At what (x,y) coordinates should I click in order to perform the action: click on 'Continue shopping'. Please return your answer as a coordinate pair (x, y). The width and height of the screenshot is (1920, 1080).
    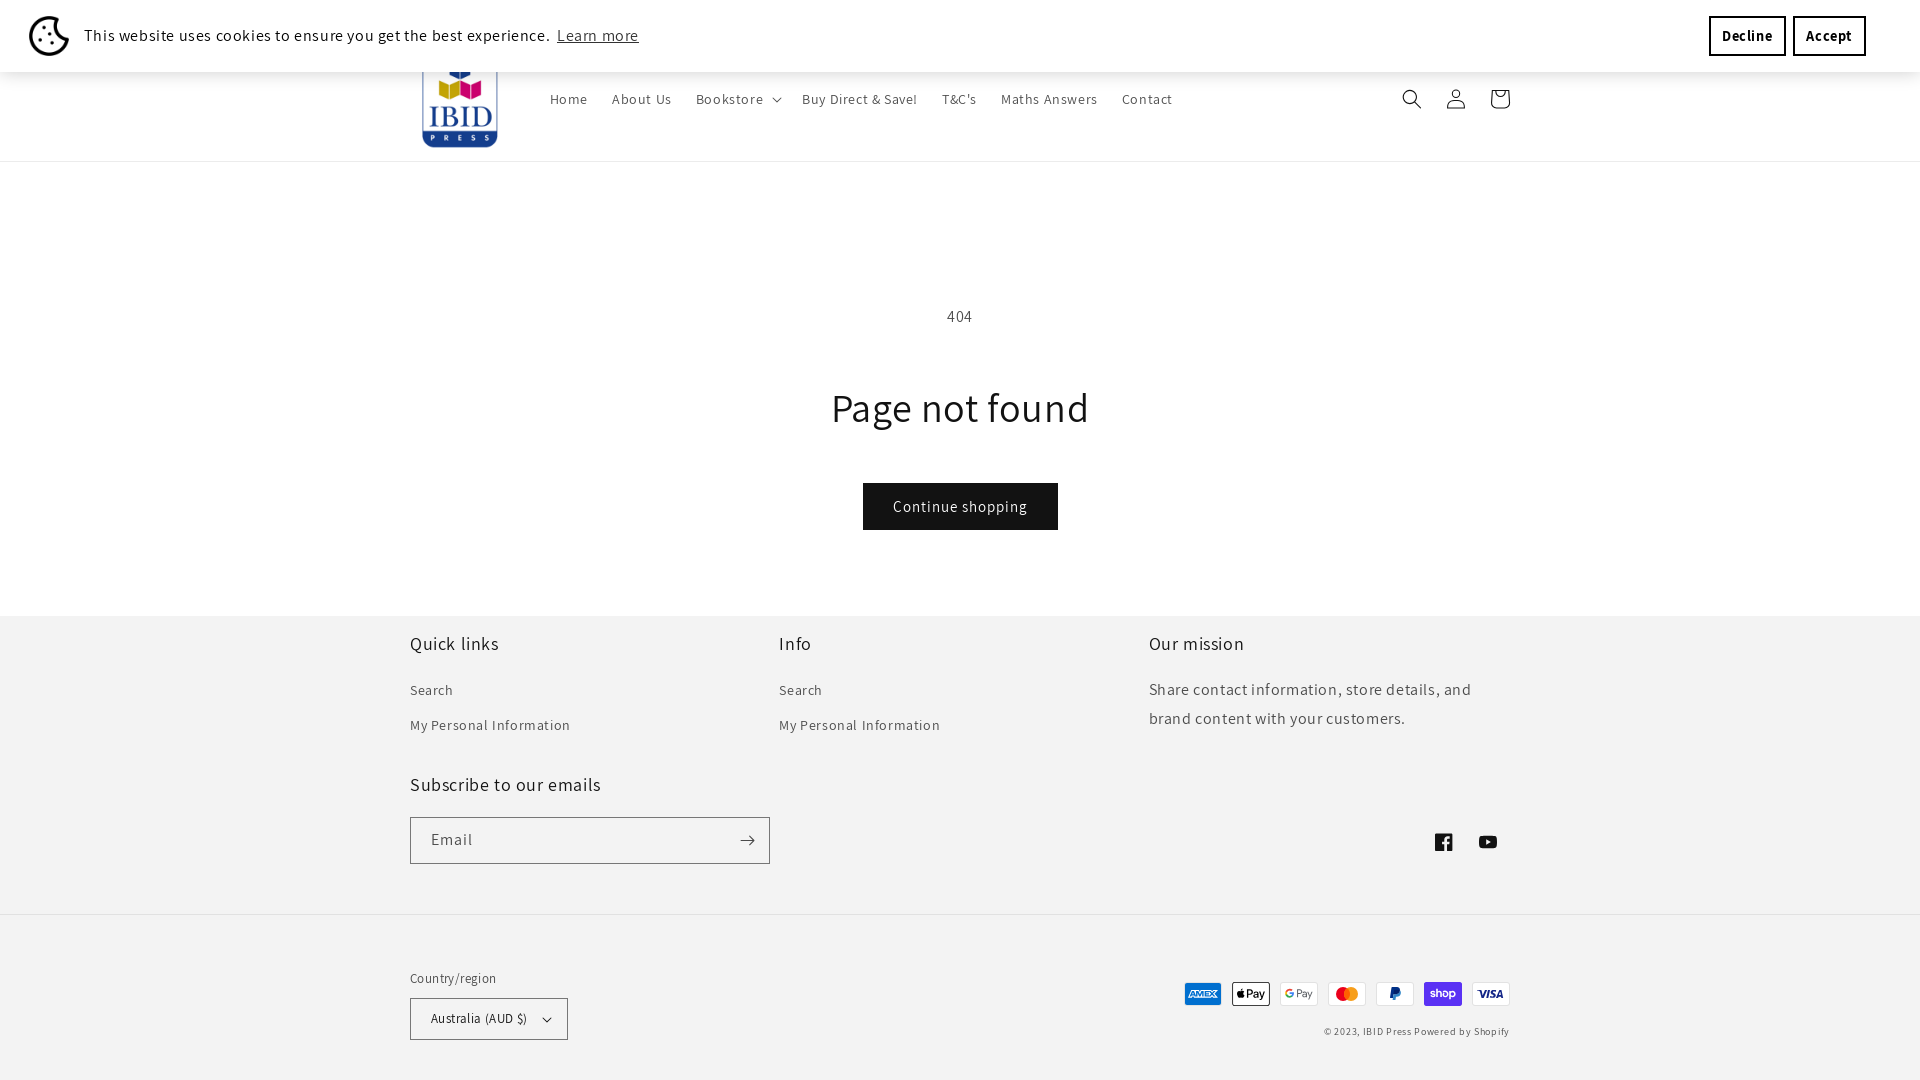
    Looking at the image, I should click on (958, 505).